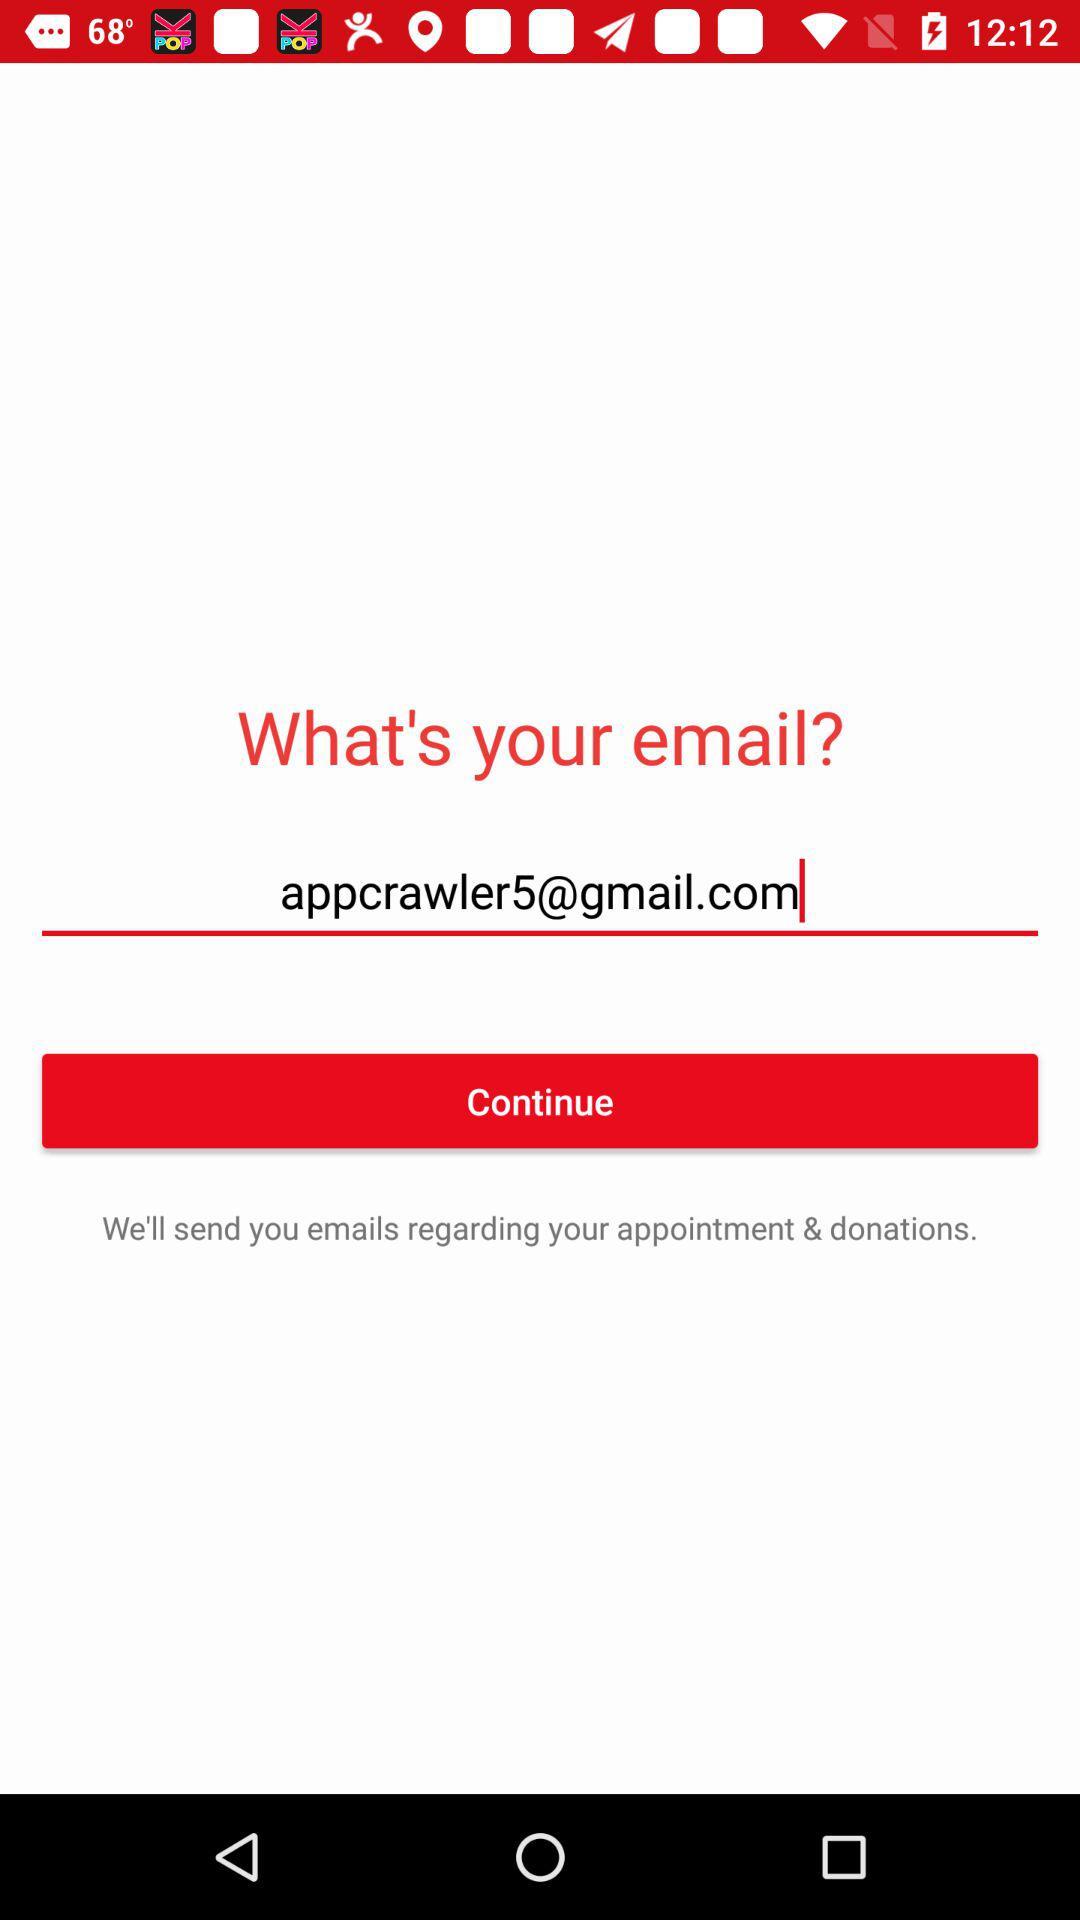  Describe the element at coordinates (540, 889) in the screenshot. I see `the item below what s your icon` at that location.